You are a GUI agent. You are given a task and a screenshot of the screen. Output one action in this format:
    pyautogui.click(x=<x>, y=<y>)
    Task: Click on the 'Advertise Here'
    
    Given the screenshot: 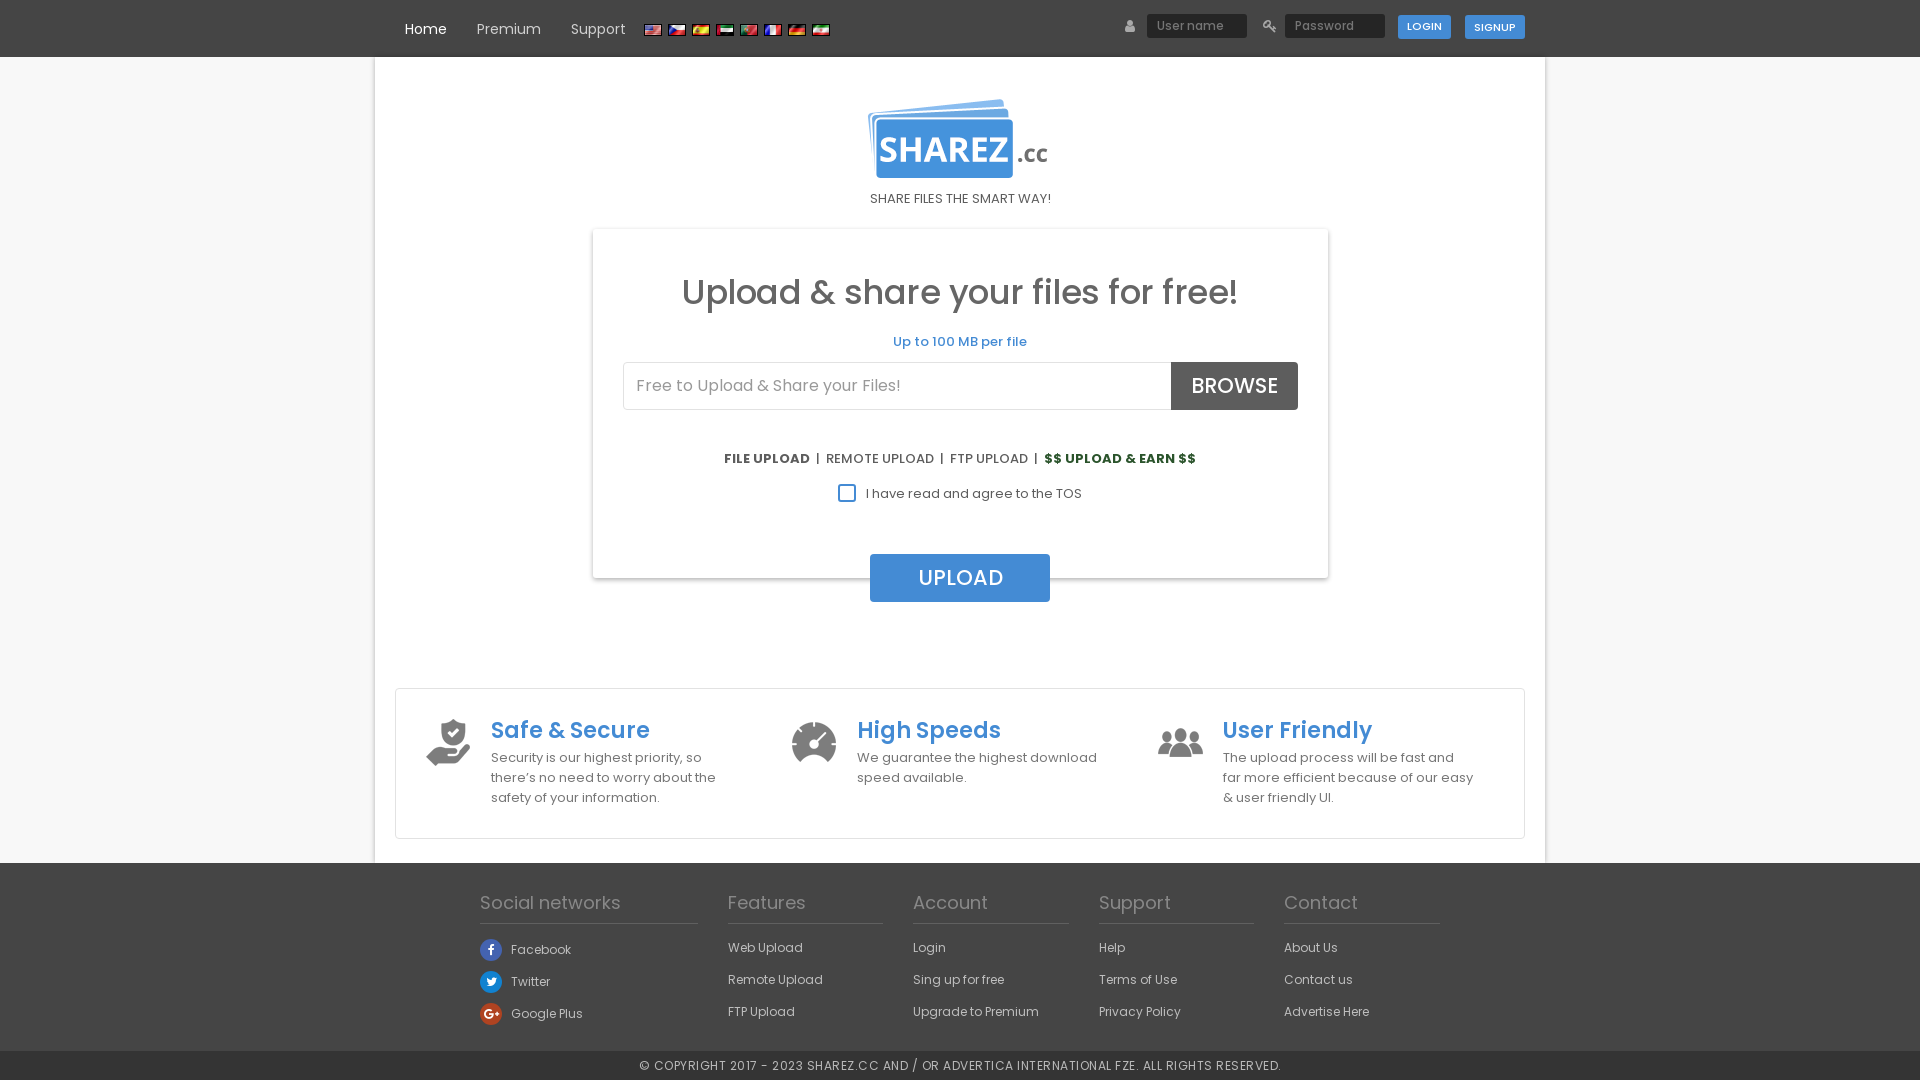 What is the action you would take?
    pyautogui.click(x=1326, y=1011)
    